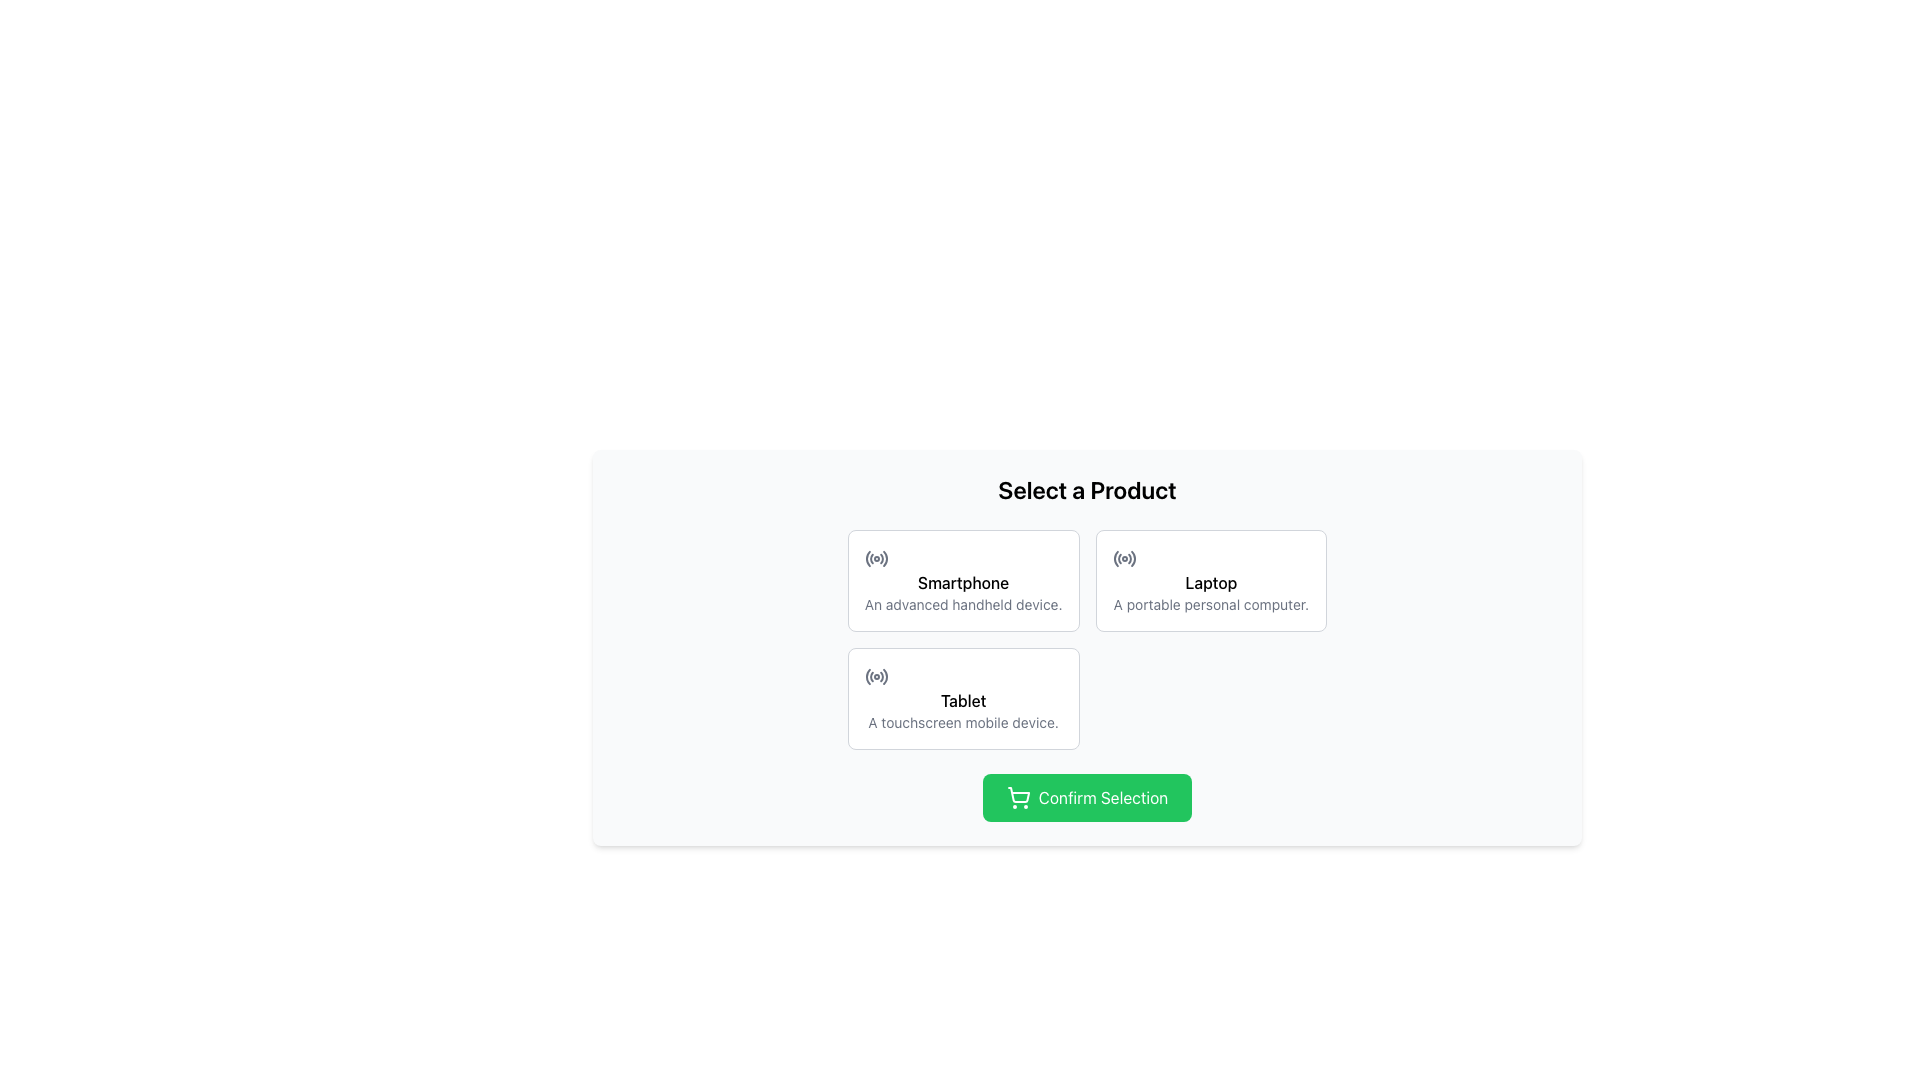  Describe the element at coordinates (963, 722) in the screenshot. I see `the text label displaying 'A touchscreen mobile device.' which is styled in a smaller gray font and located directly below the 'Tablet' title` at that location.